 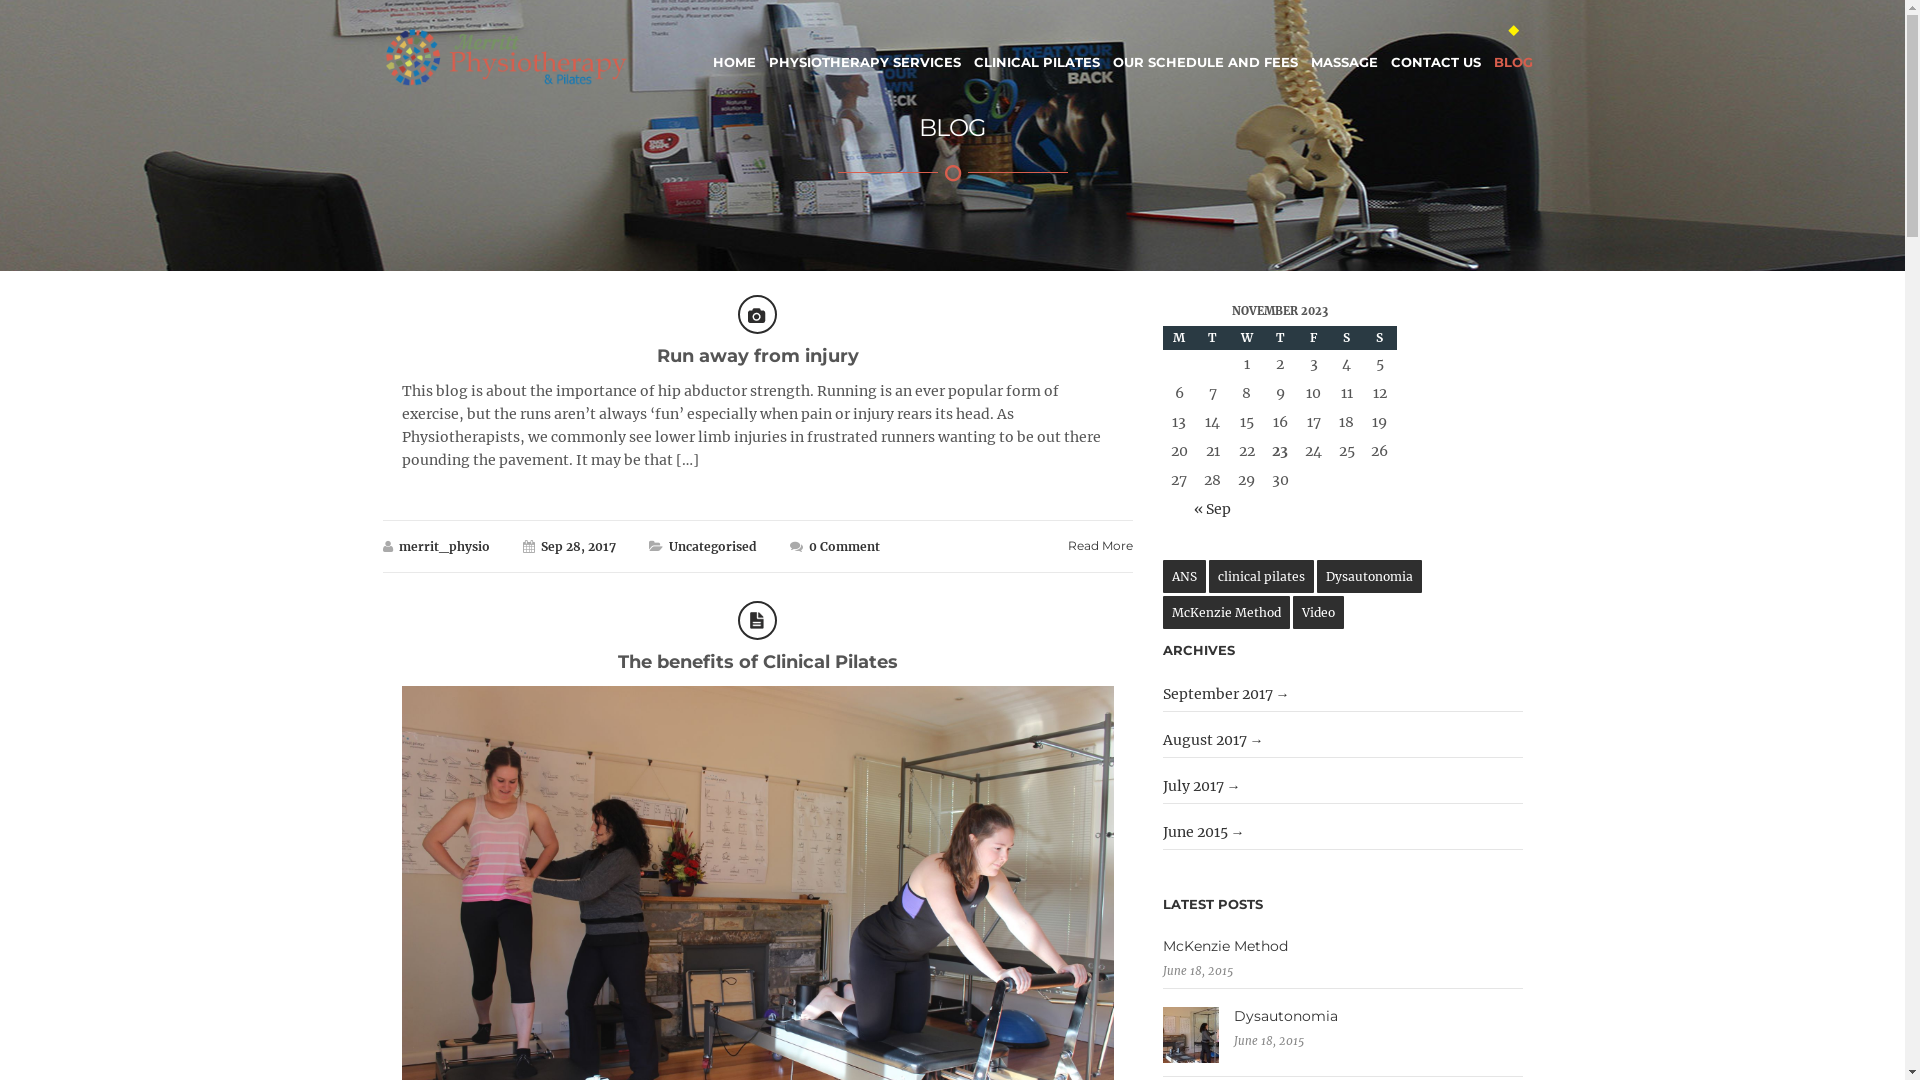 I want to click on 'PHYSIOTHERAPY SERVICES', so click(x=864, y=49).